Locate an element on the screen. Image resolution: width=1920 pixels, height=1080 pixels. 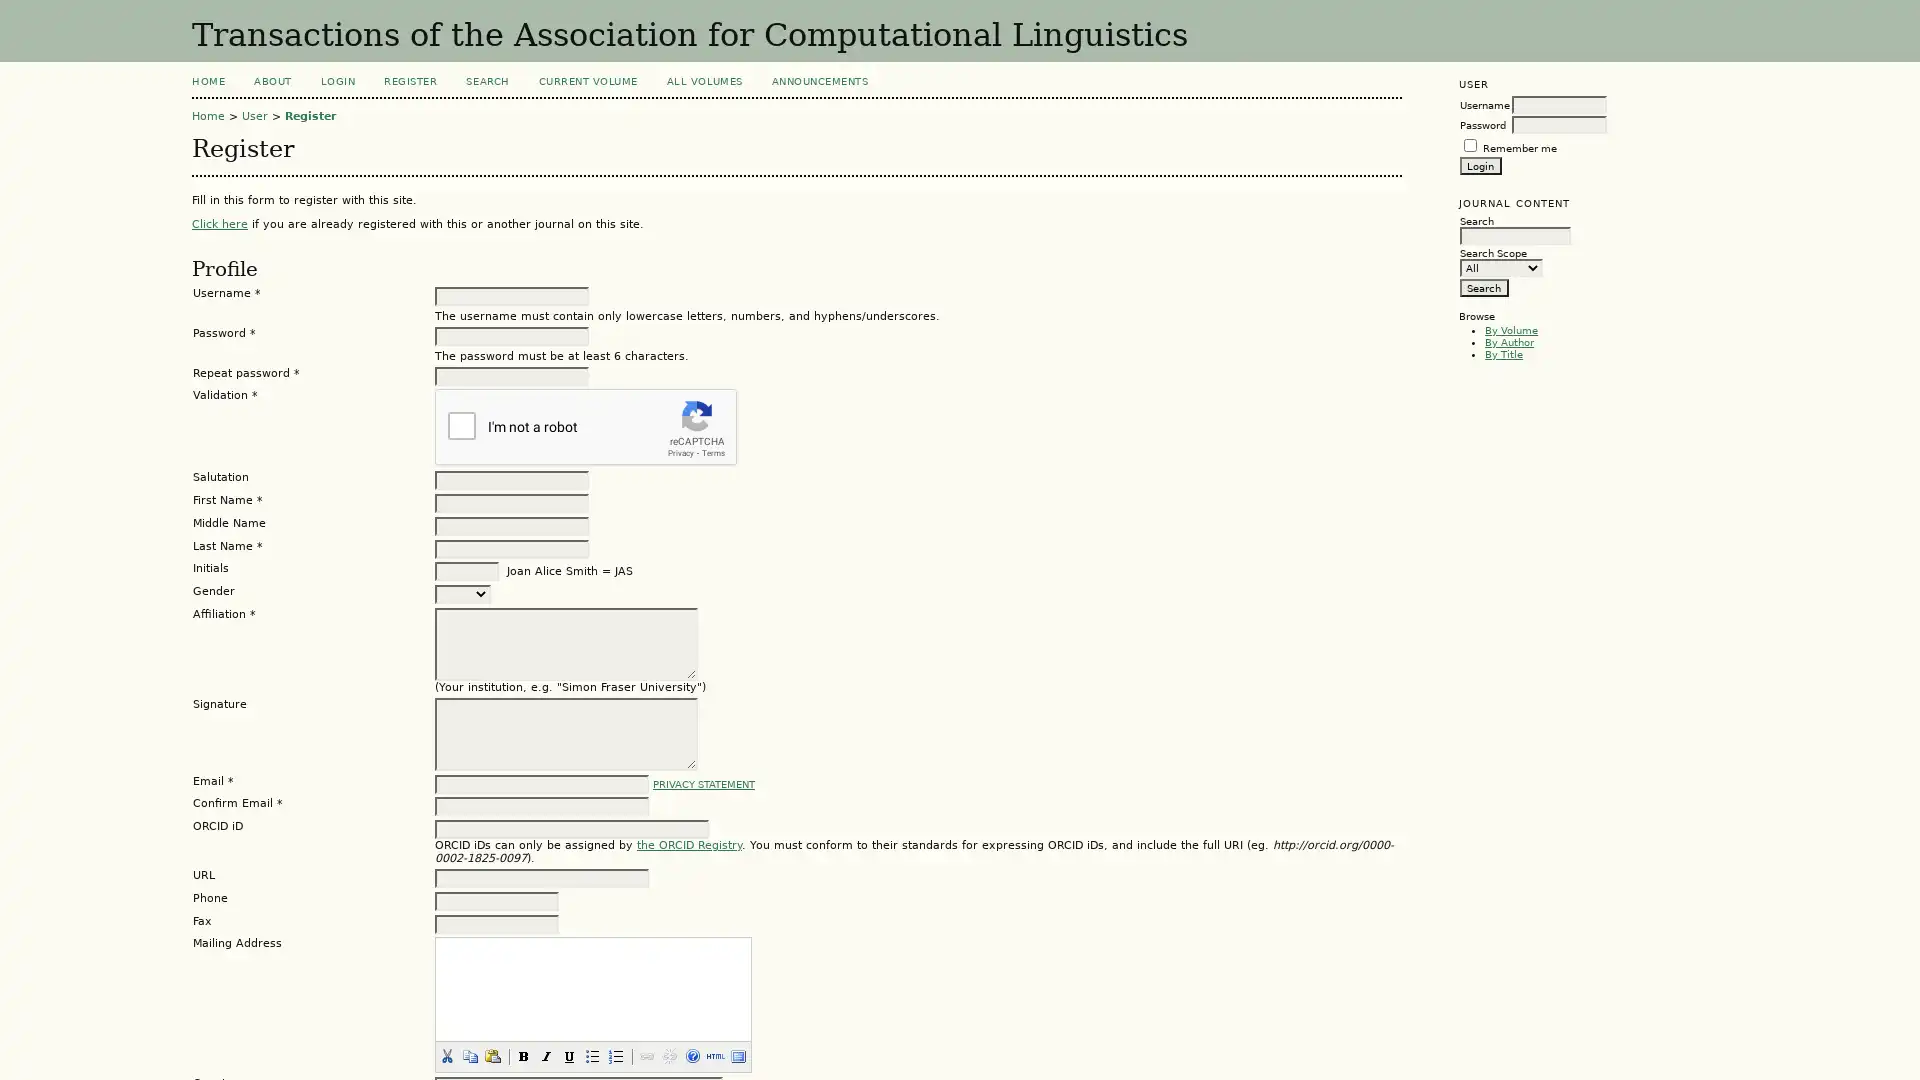
Underline (Ctrl+U) is located at coordinates (568, 1055).